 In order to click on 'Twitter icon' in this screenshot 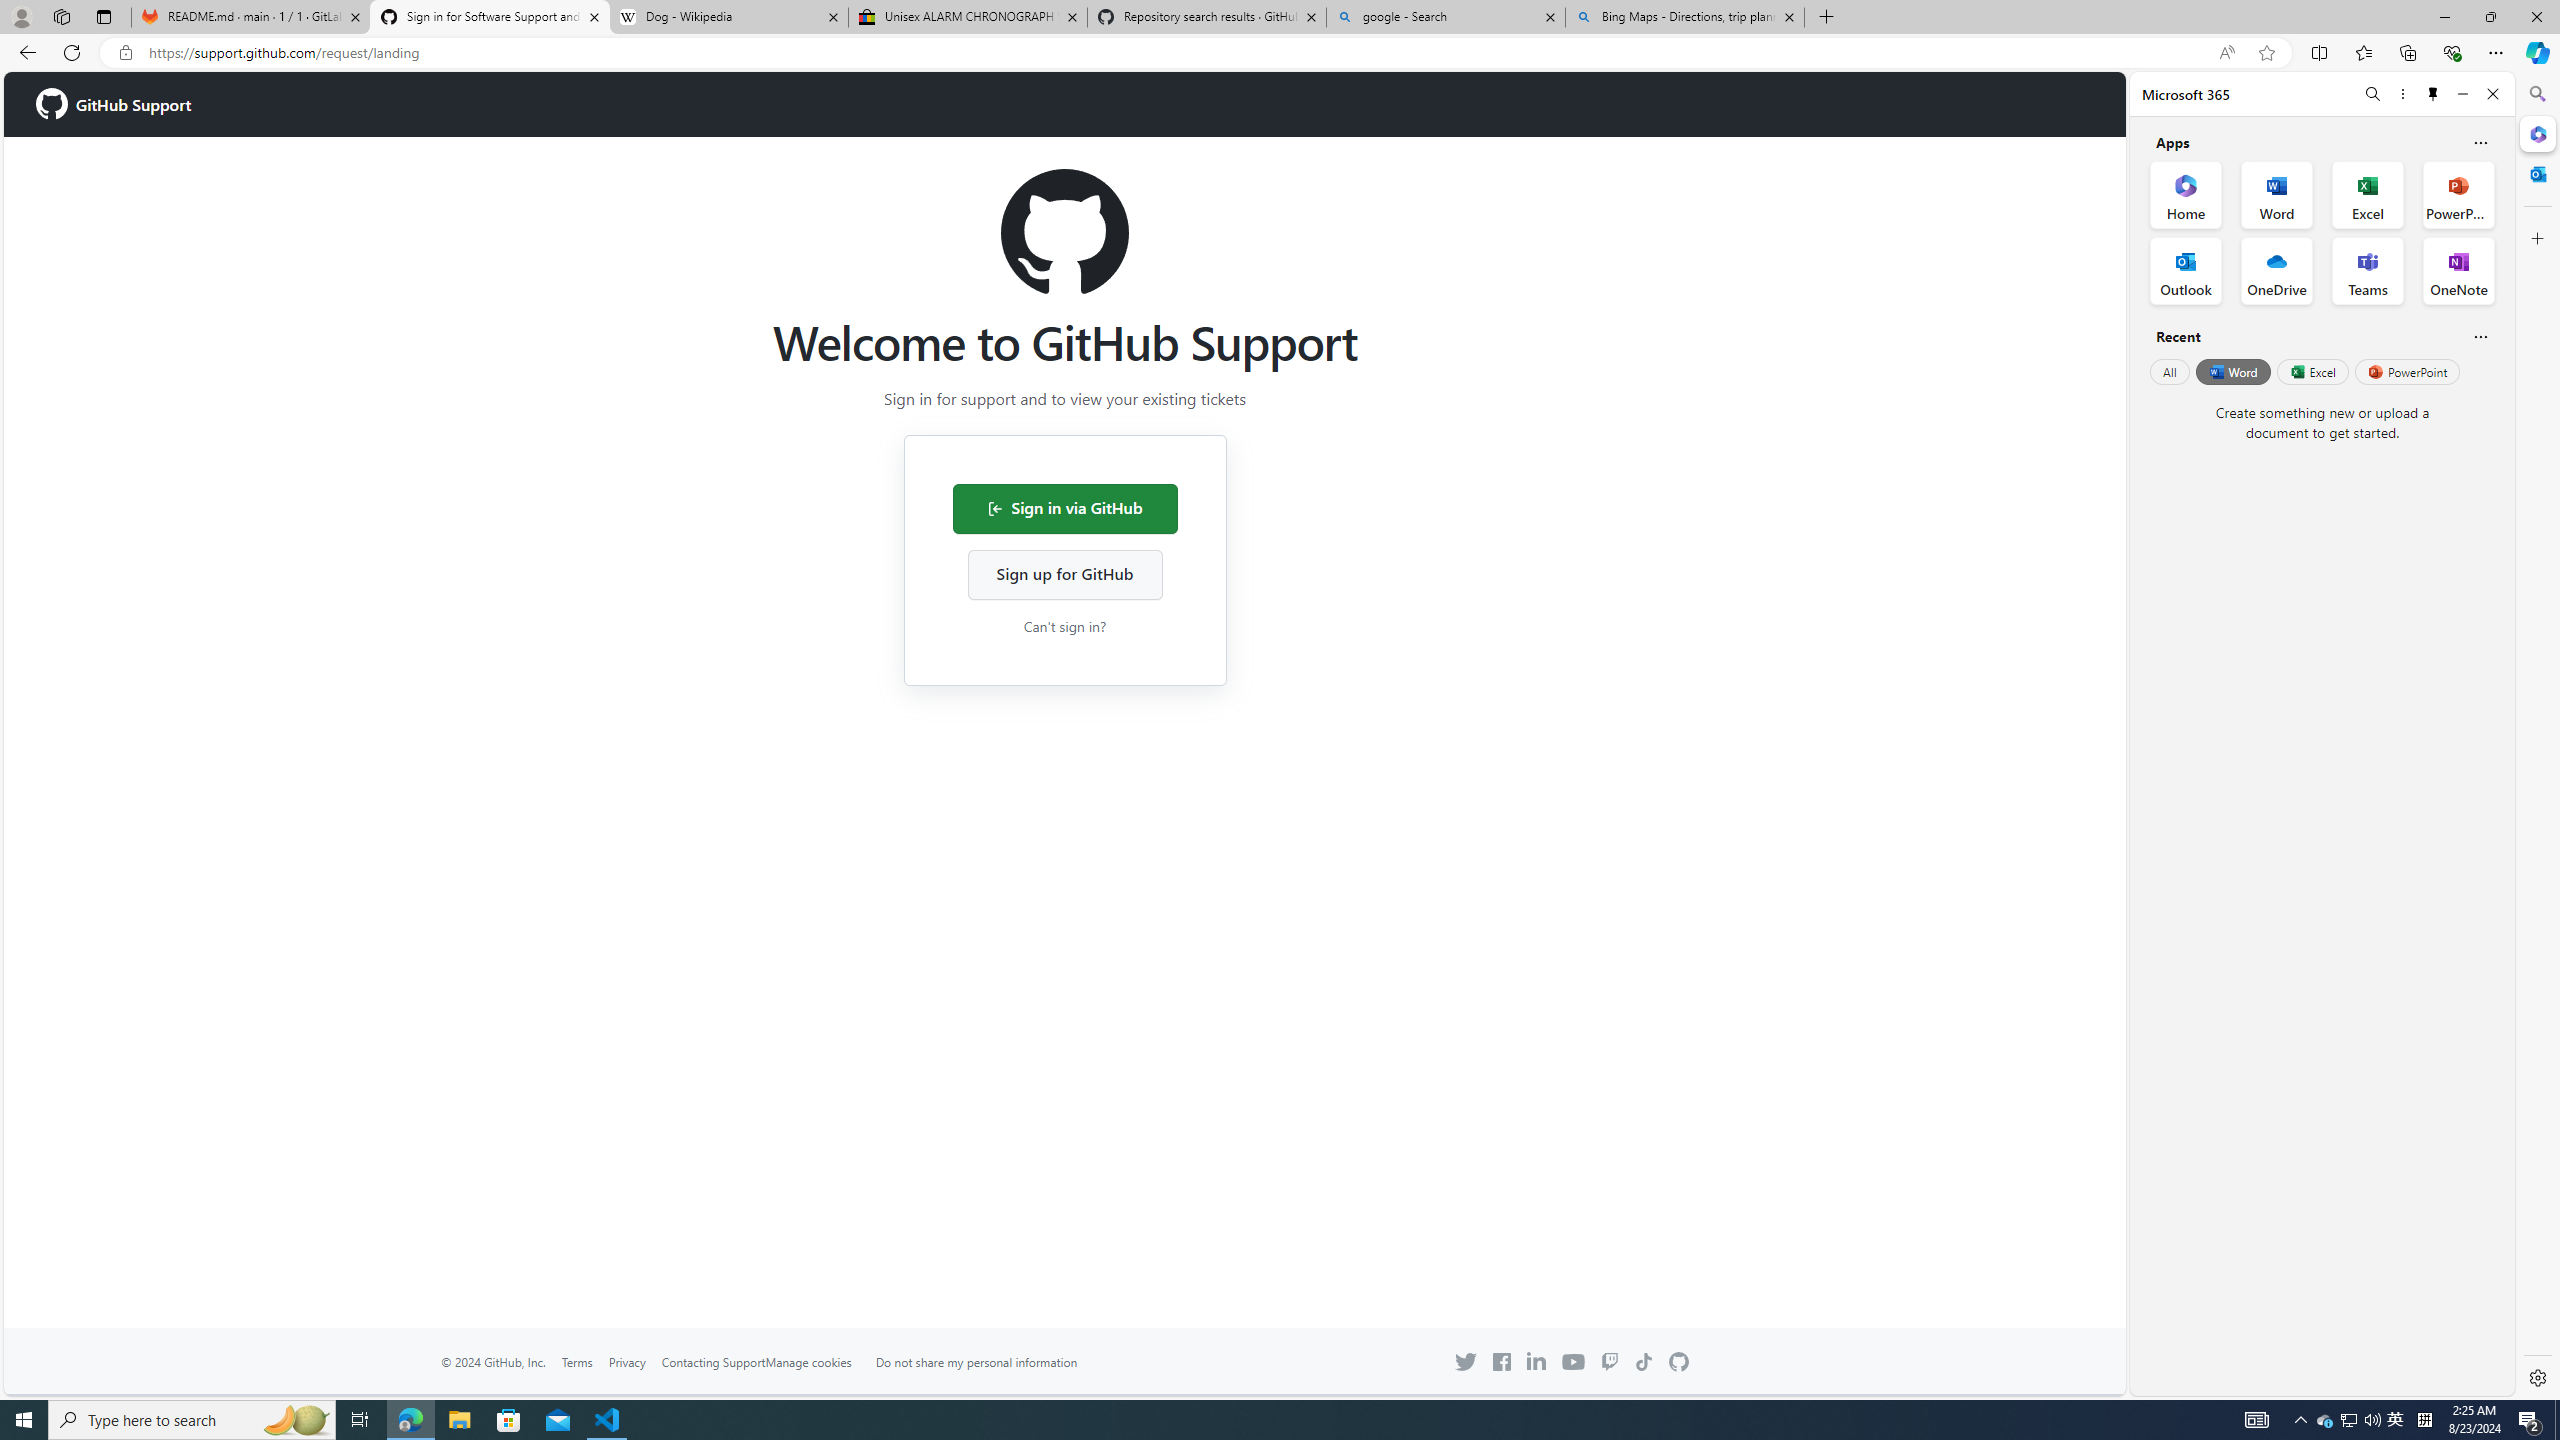, I will do `click(1464, 1362)`.